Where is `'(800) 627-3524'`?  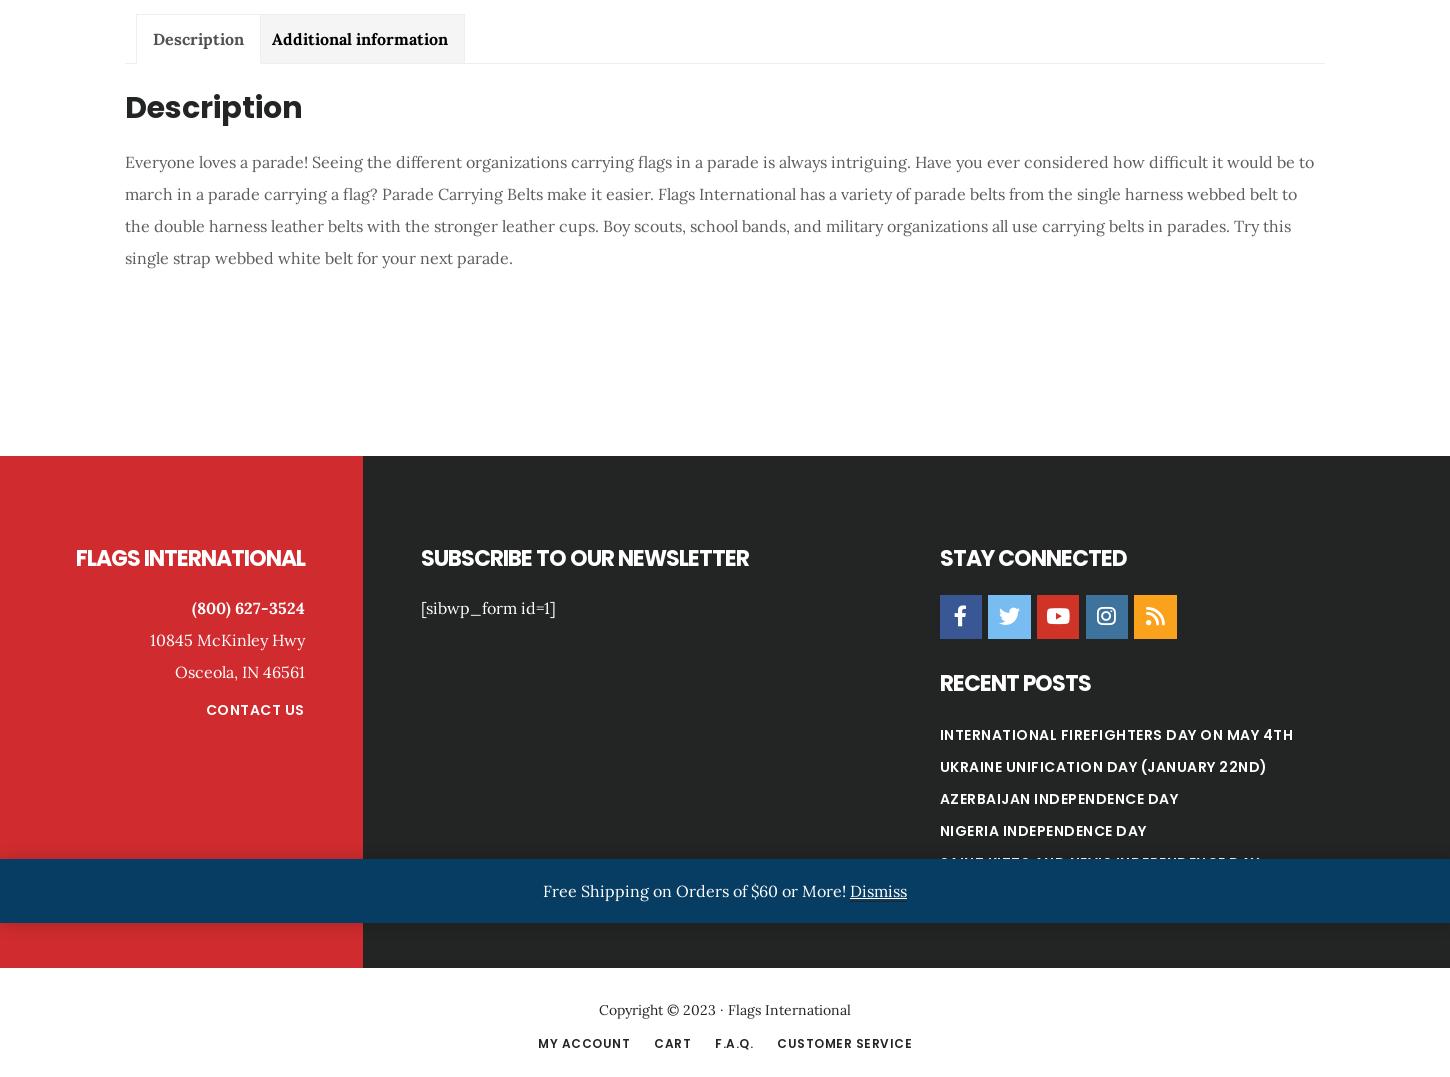 '(800) 627-3524' is located at coordinates (247, 606).